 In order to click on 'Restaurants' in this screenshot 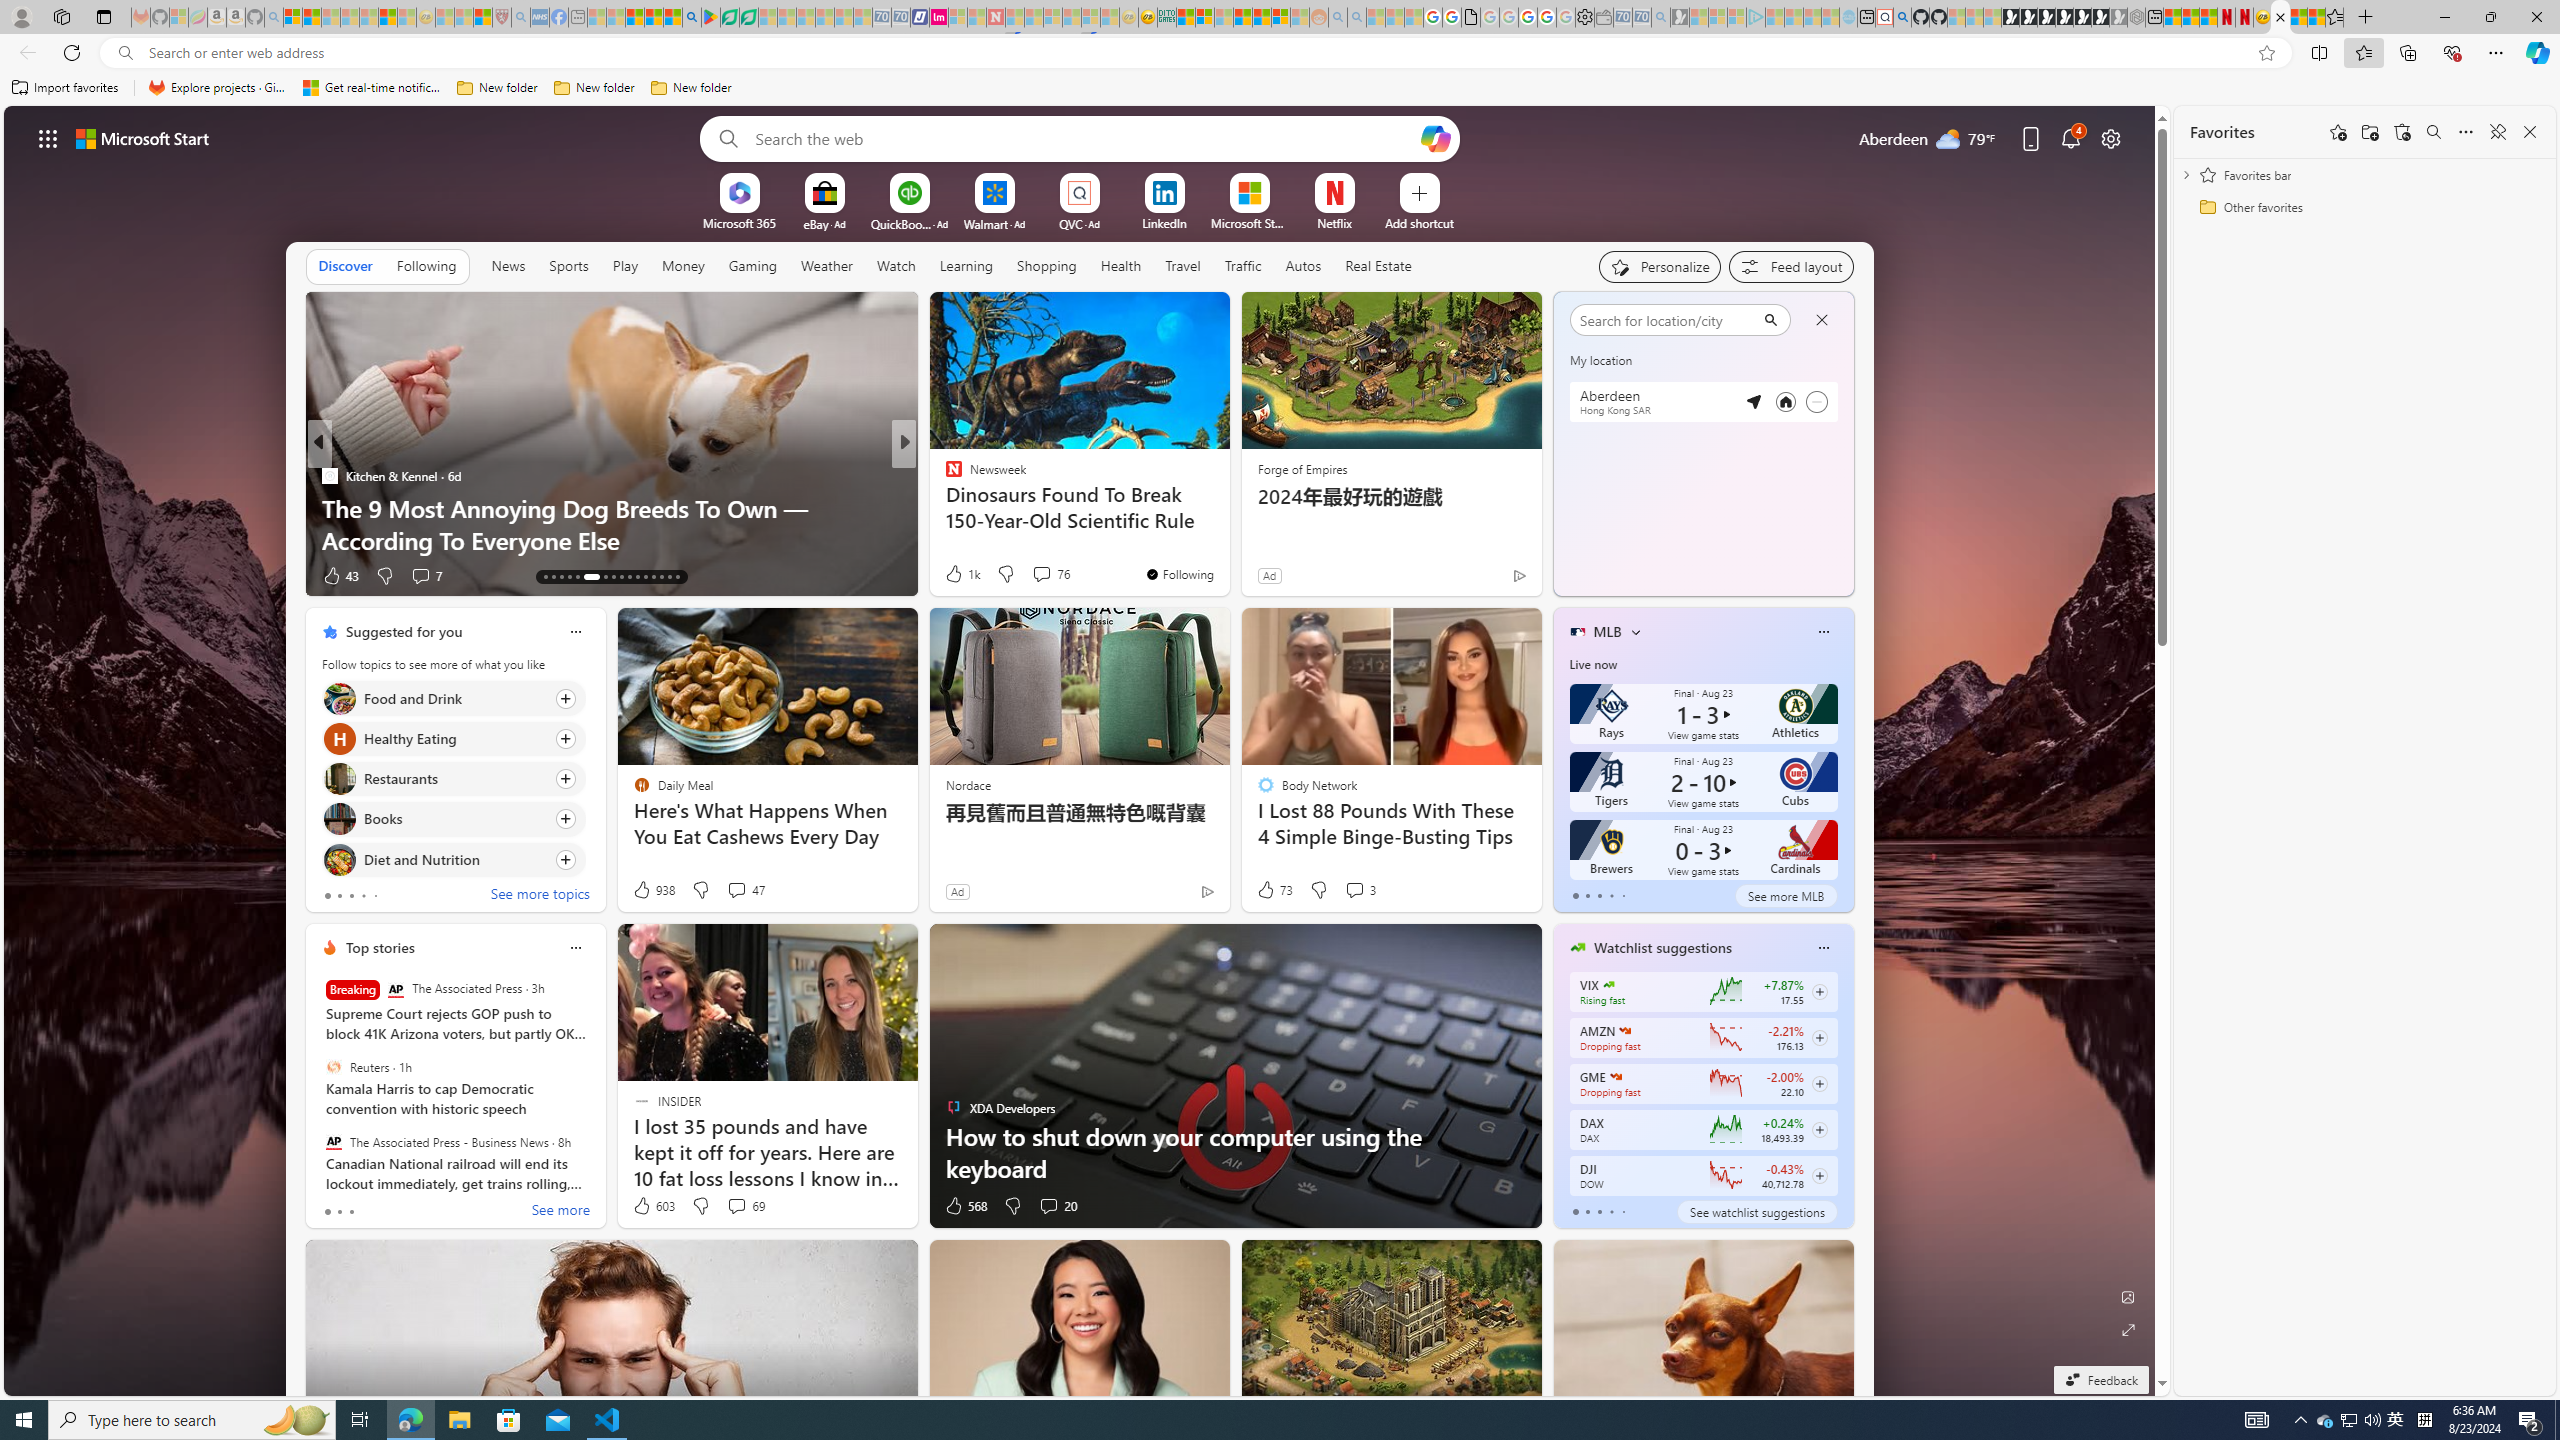, I will do `click(338, 778)`.